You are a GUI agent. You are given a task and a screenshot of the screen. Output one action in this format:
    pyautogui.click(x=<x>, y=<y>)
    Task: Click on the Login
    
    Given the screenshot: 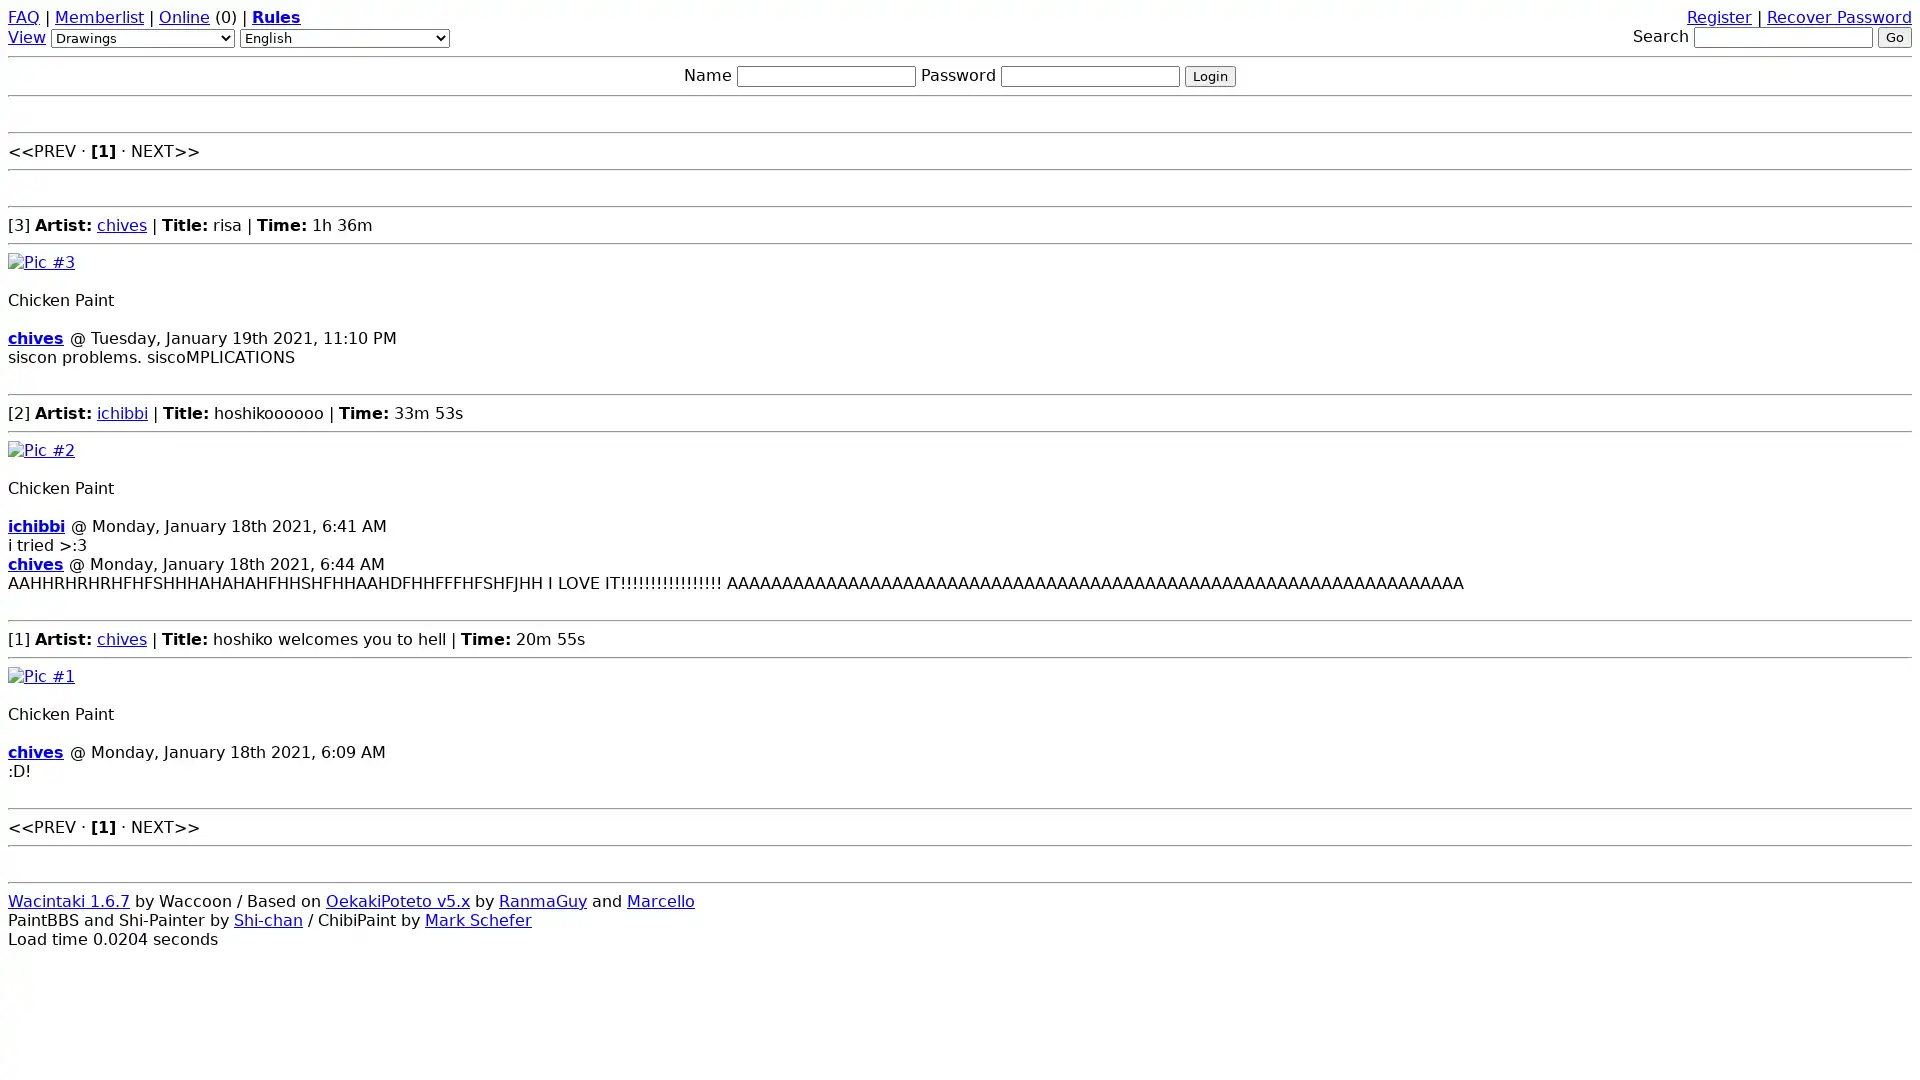 What is the action you would take?
    pyautogui.click(x=1209, y=75)
    